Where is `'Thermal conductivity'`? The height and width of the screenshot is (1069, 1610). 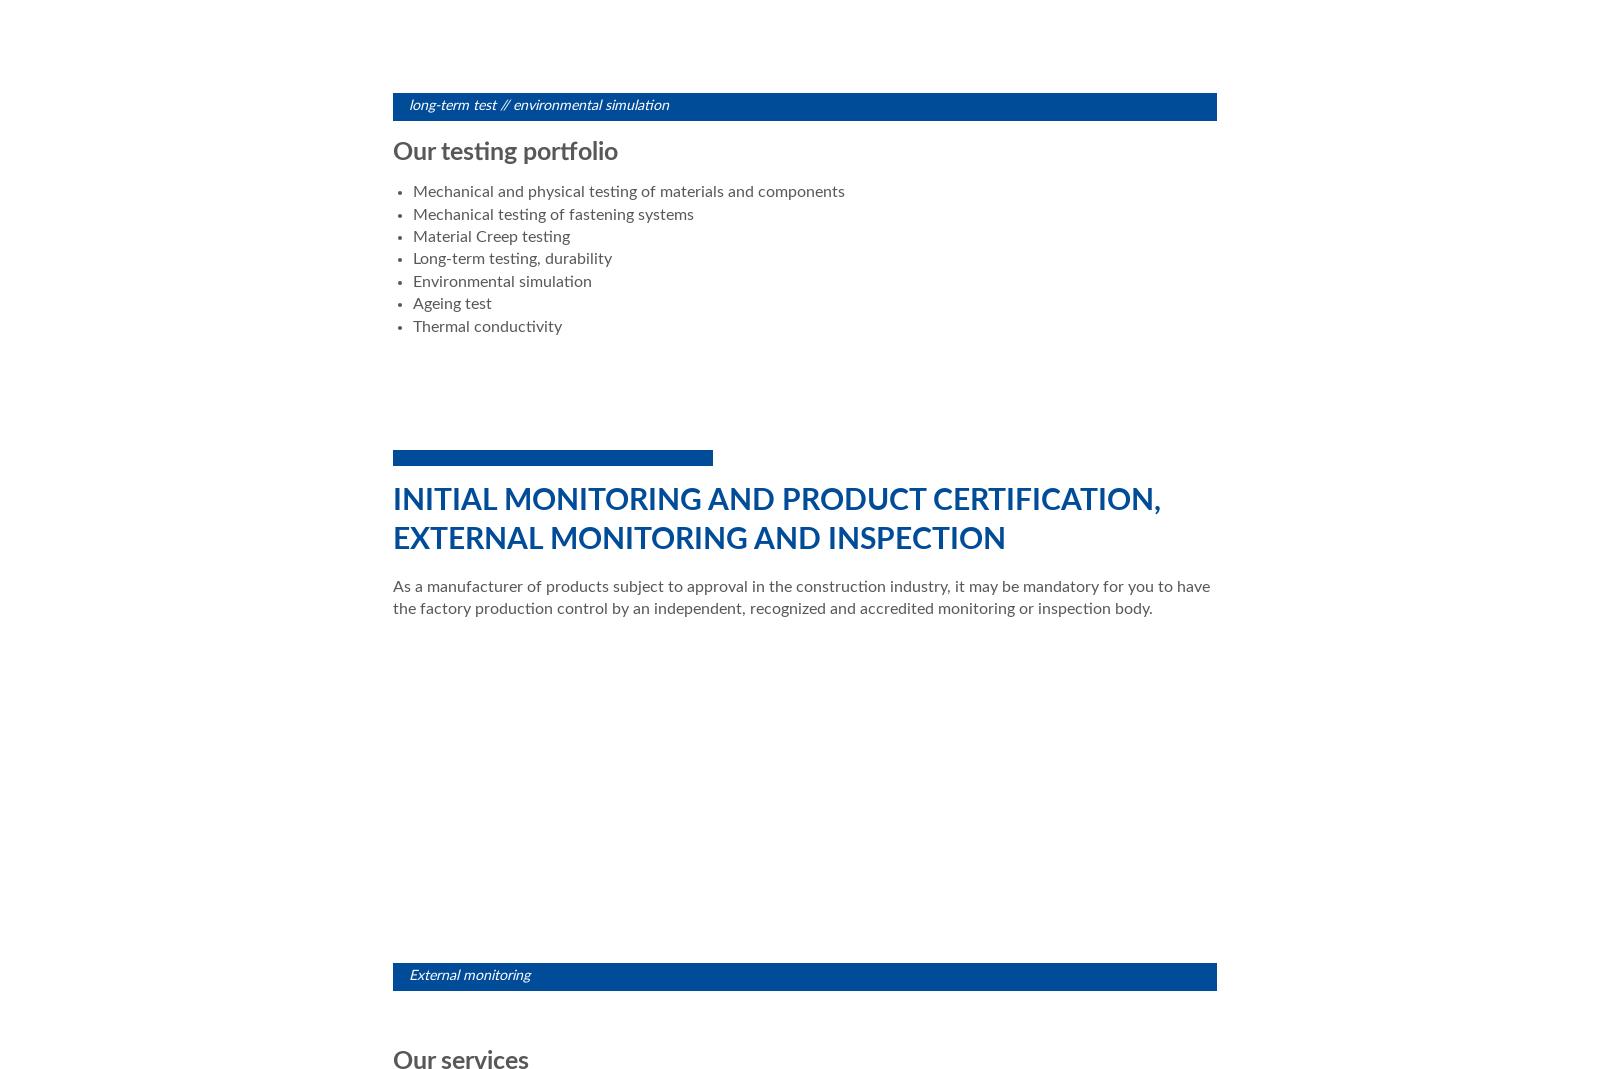
'Thermal conductivity' is located at coordinates (487, 326).